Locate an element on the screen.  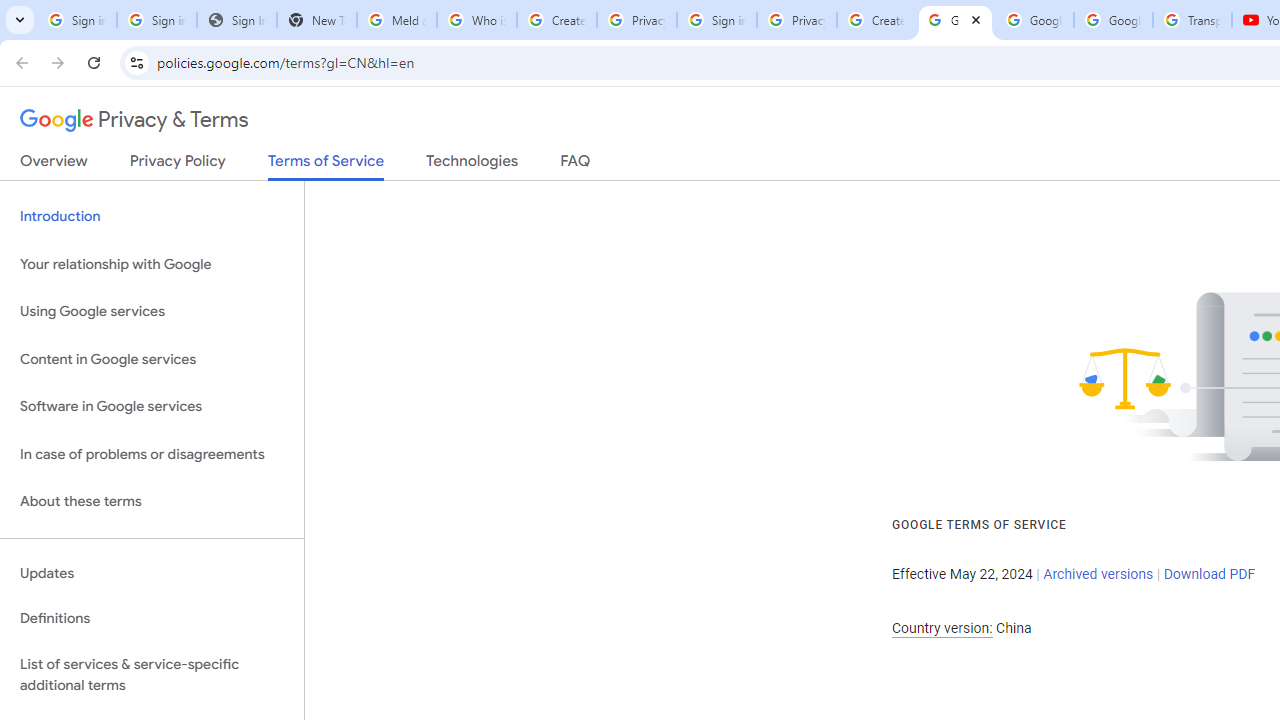
'Technologies' is located at coordinates (471, 164).